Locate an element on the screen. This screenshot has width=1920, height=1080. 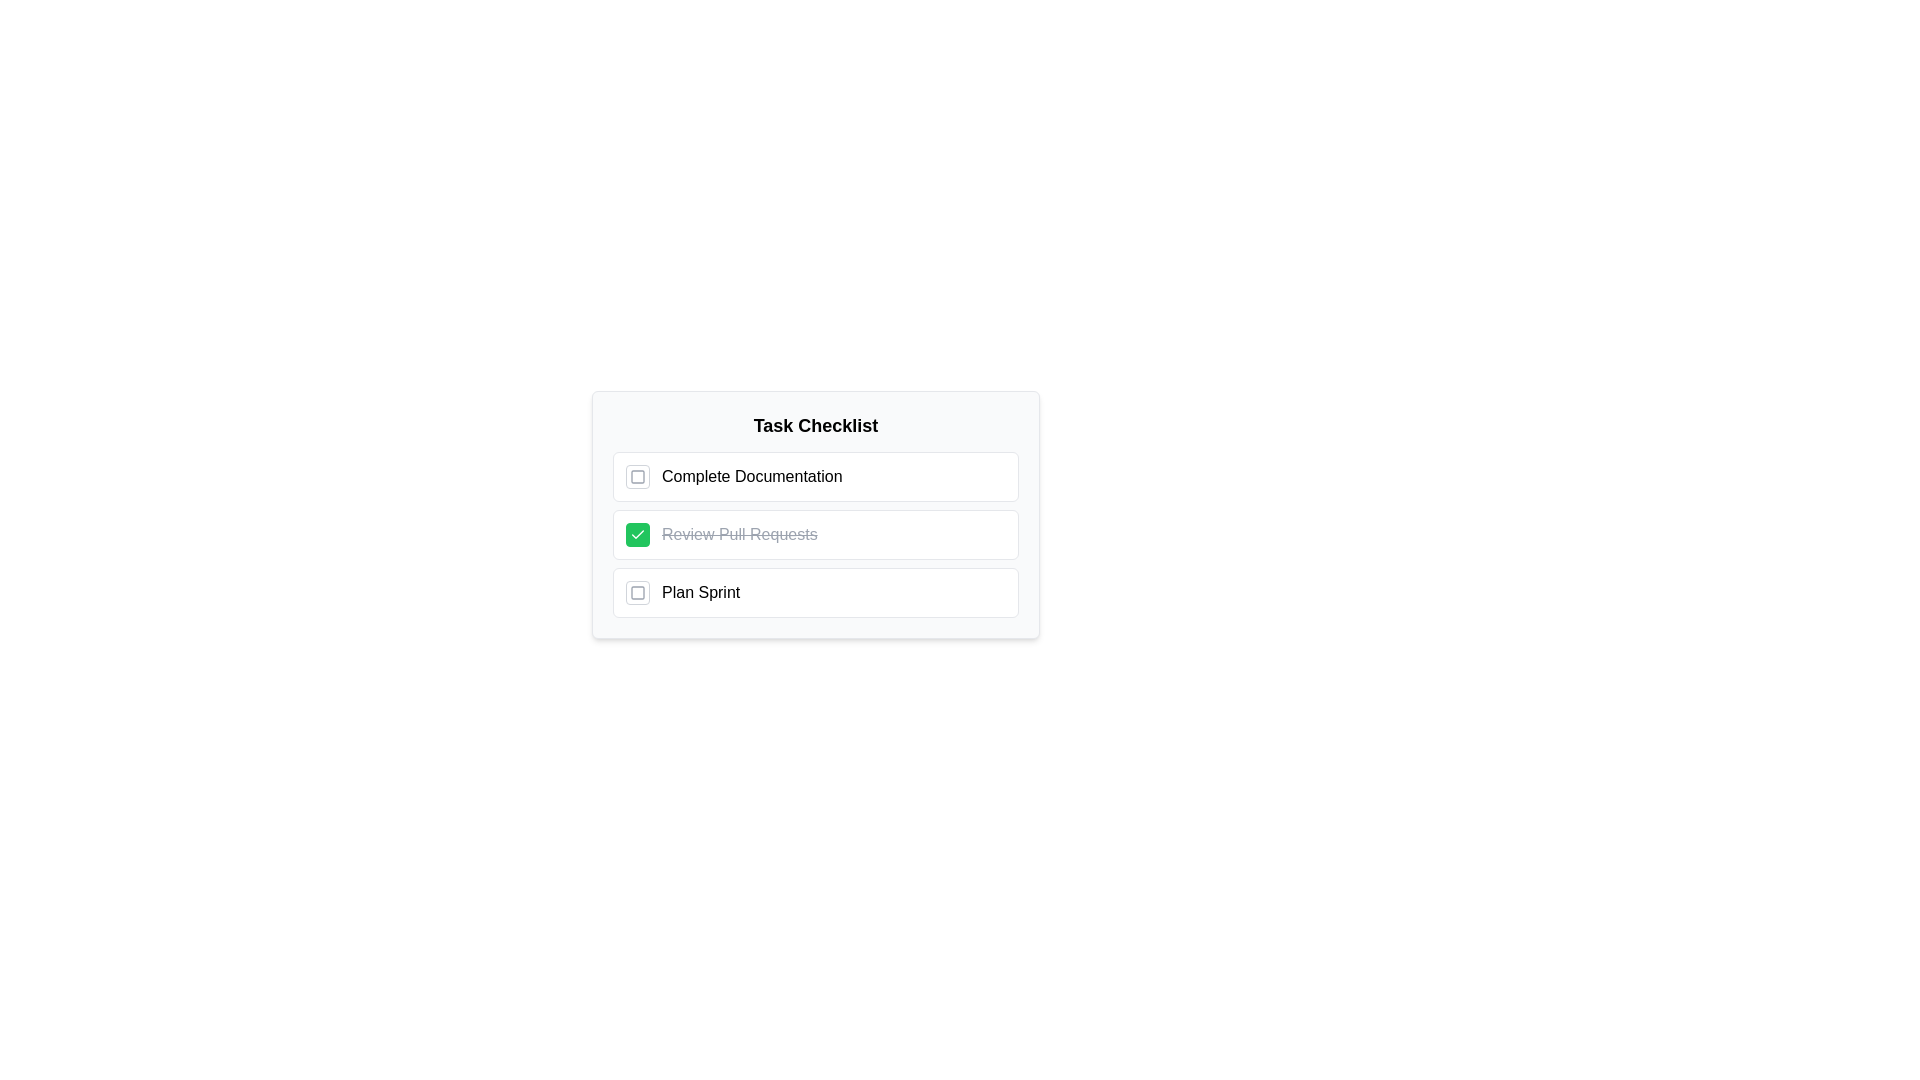
the checkbox element next to the text item labeled 'Complete Documentation' in the checklist to mark it as selected is located at coordinates (637, 477).